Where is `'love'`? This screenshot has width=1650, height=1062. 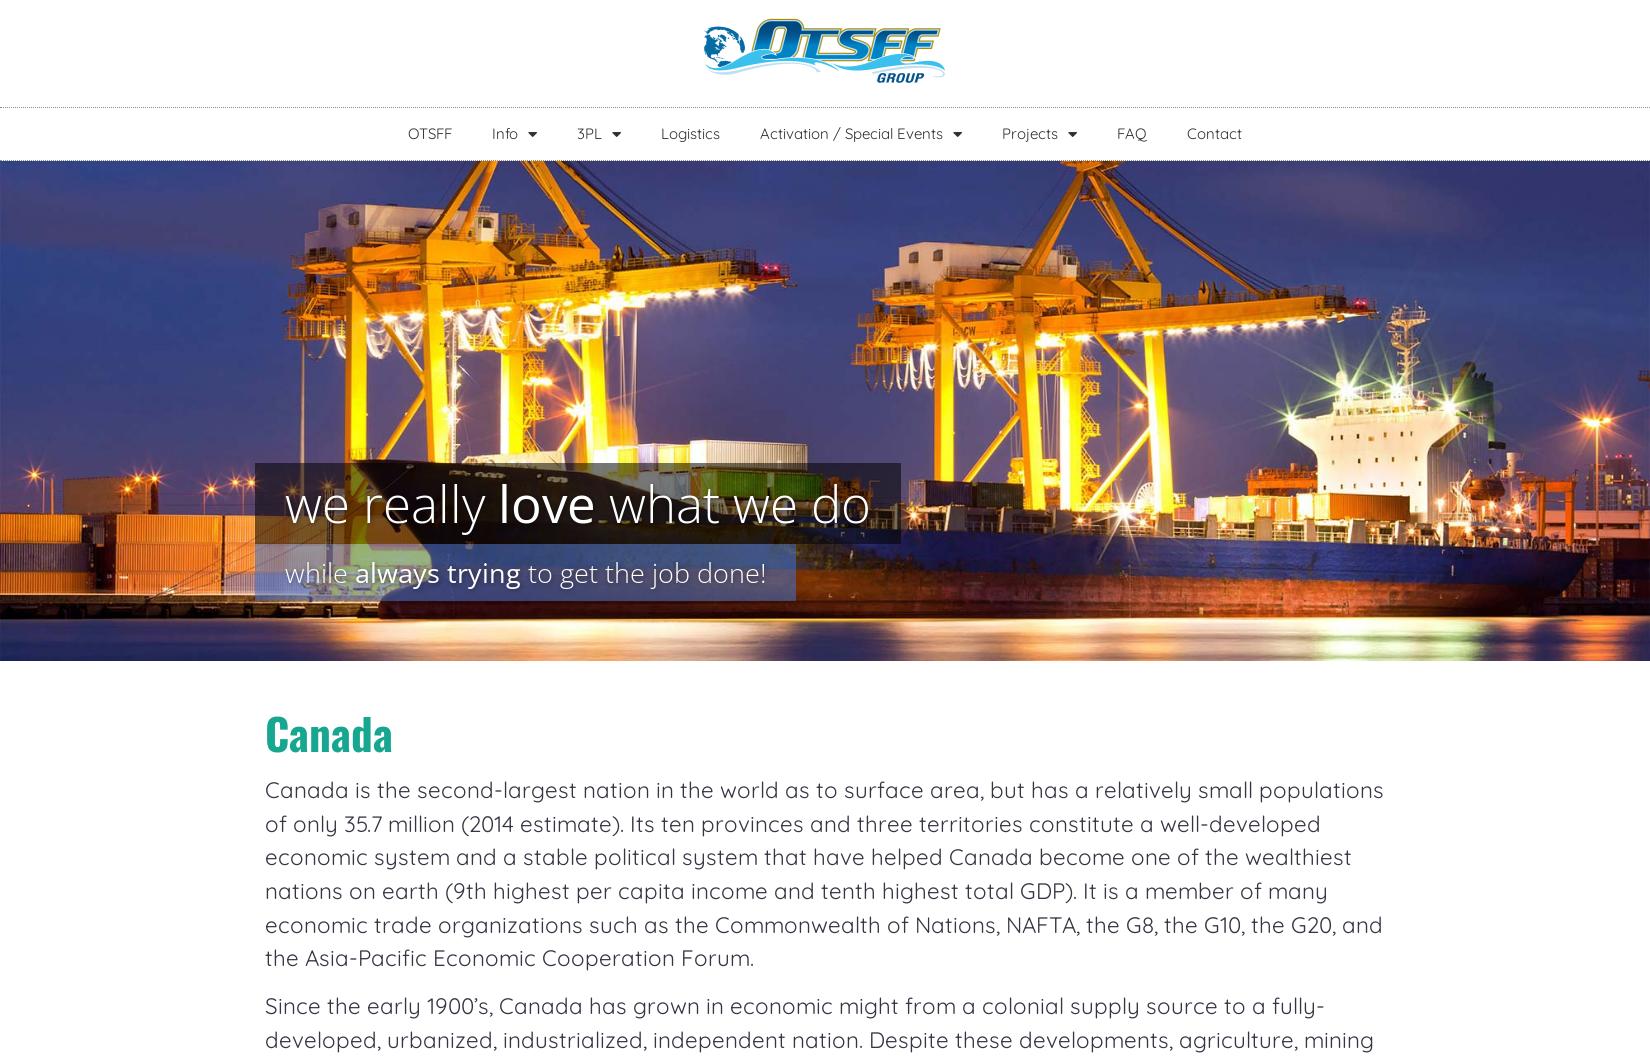
'love' is located at coordinates (545, 501).